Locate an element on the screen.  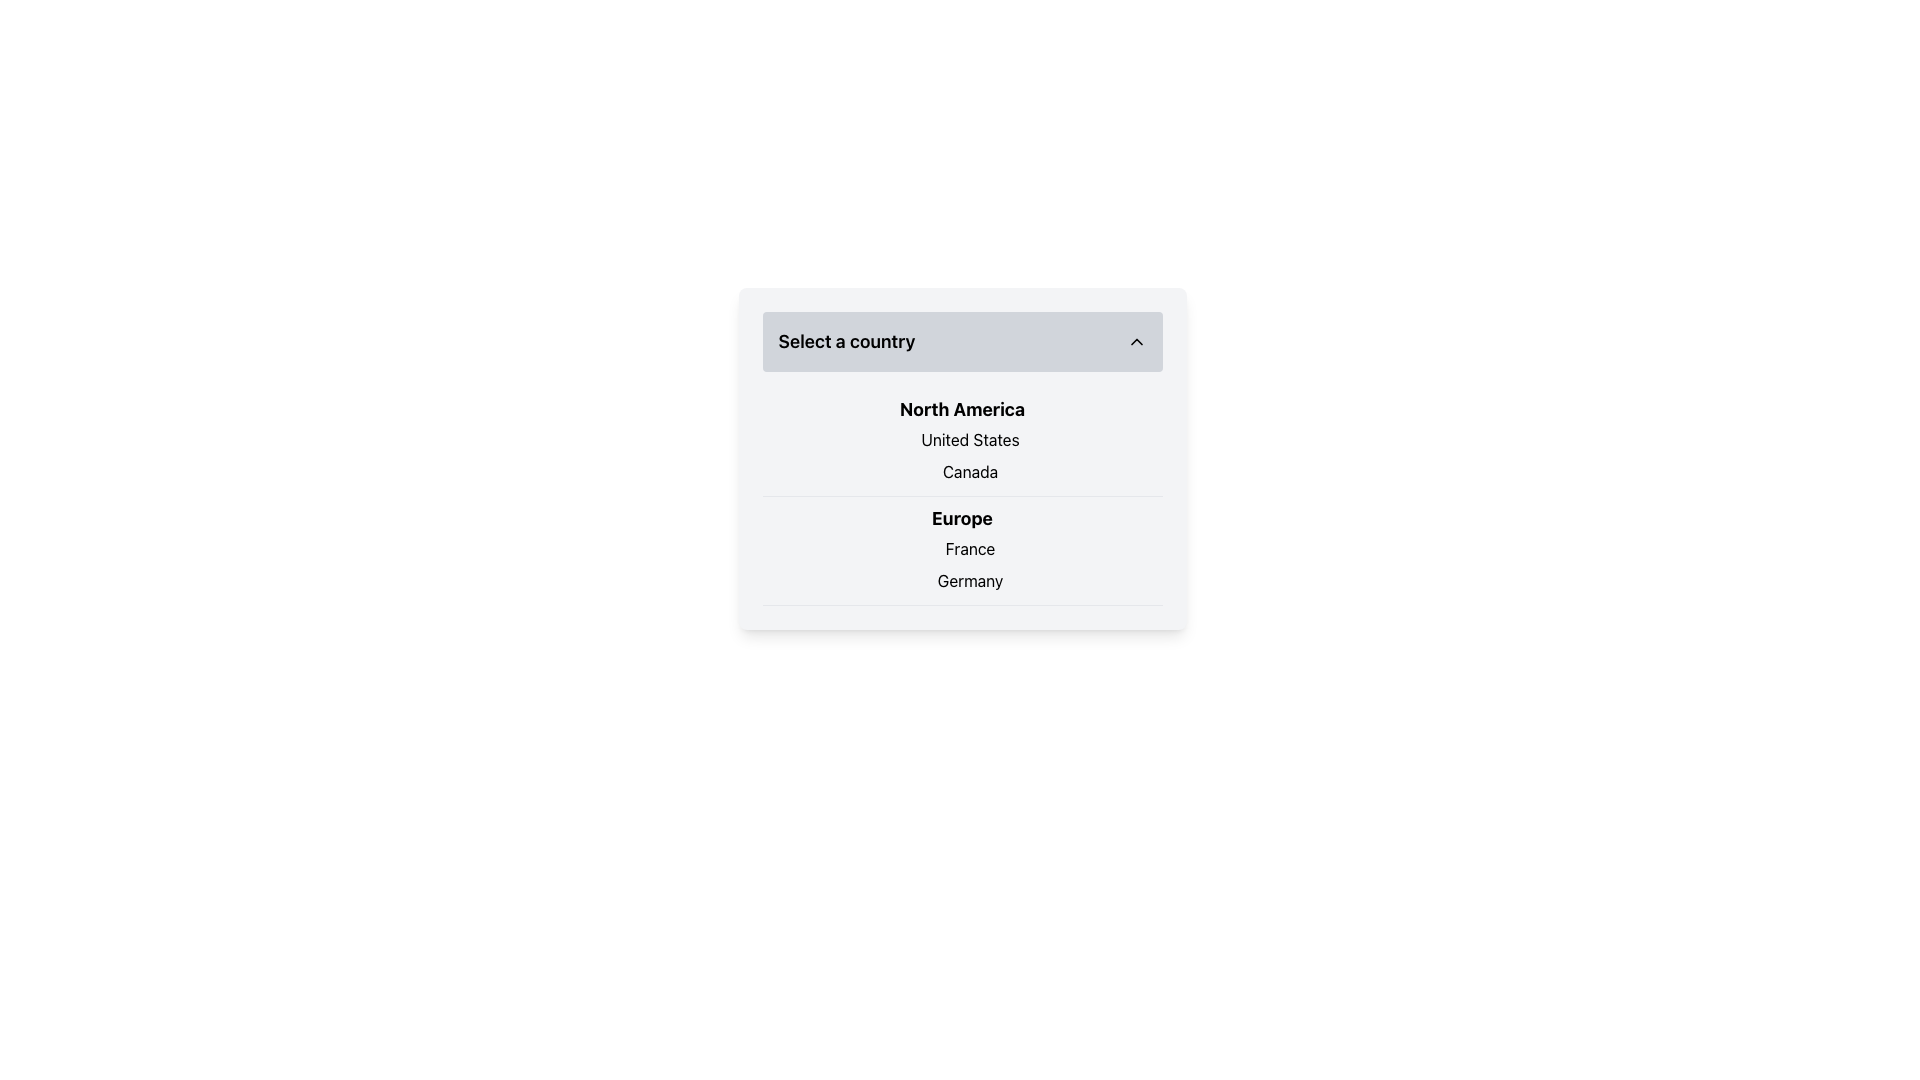
the upward pointing triangular arrow icon located at the far right of the 'Select a country' button is located at coordinates (1136, 341).